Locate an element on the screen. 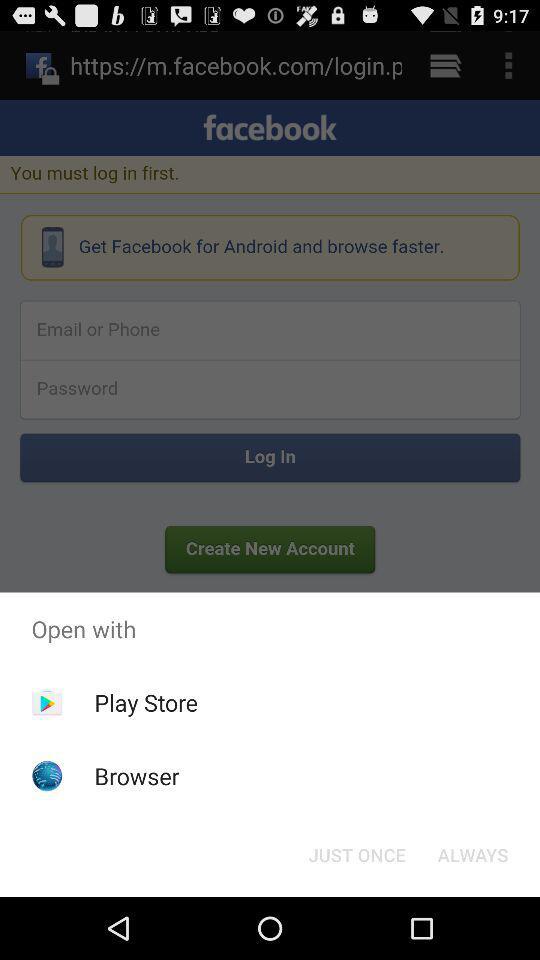 The width and height of the screenshot is (540, 960). always icon is located at coordinates (472, 853).